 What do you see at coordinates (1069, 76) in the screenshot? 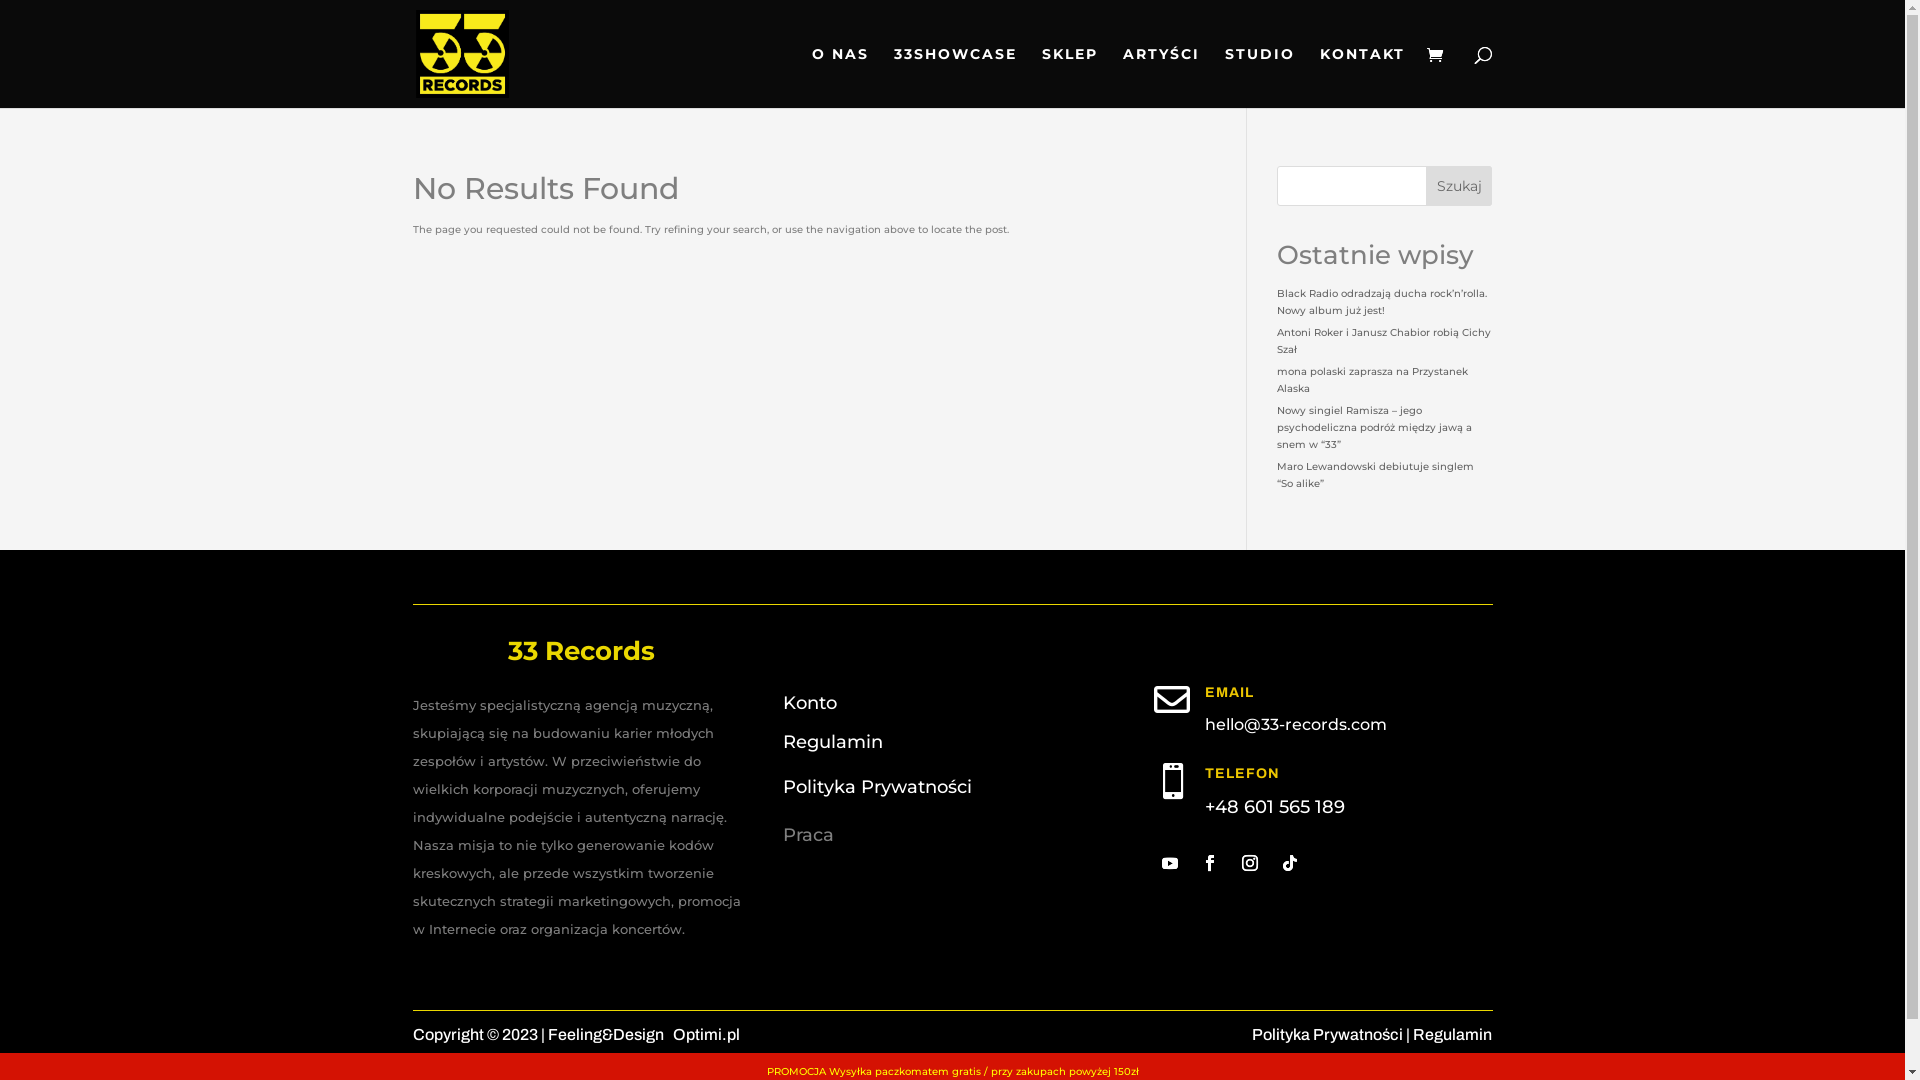
I see `'SKLEP'` at bounding box center [1069, 76].